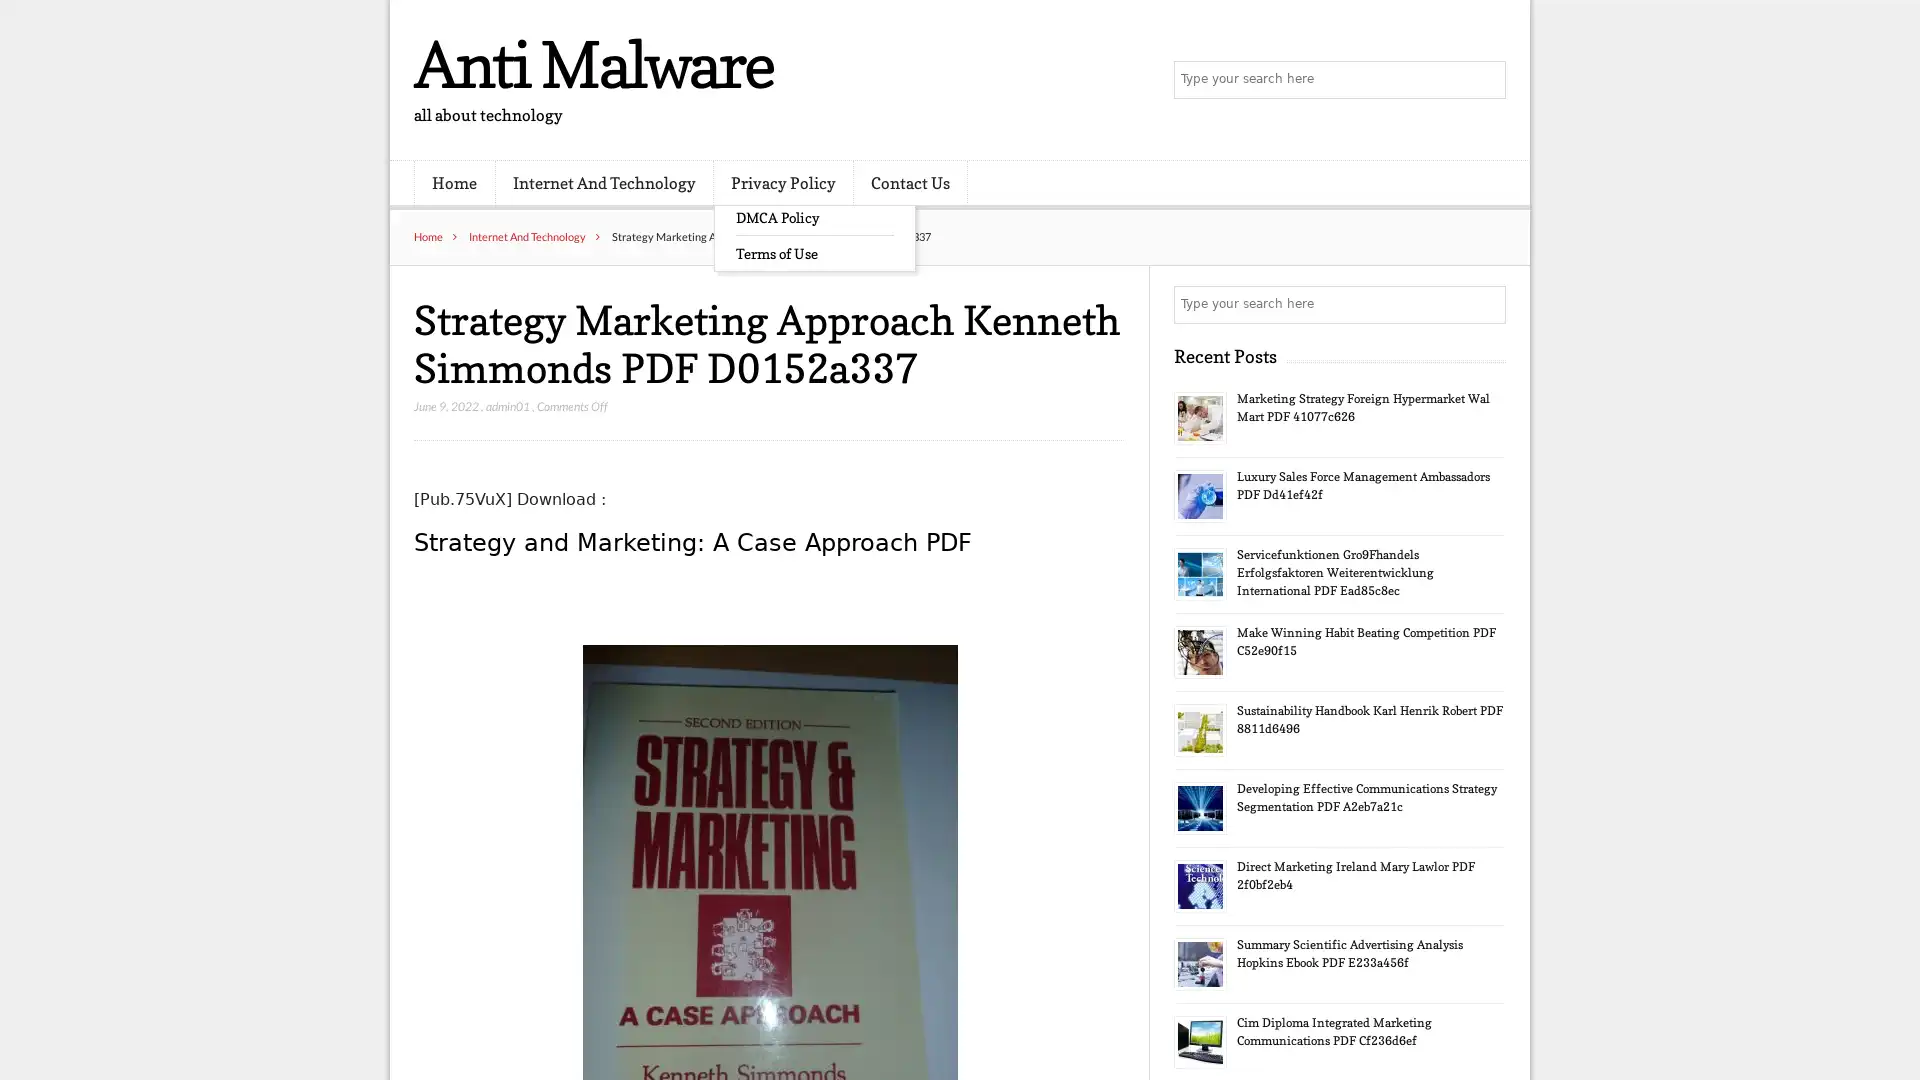 The width and height of the screenshot is (1920, 1080). I want to click on Search, so click(1485, 304).